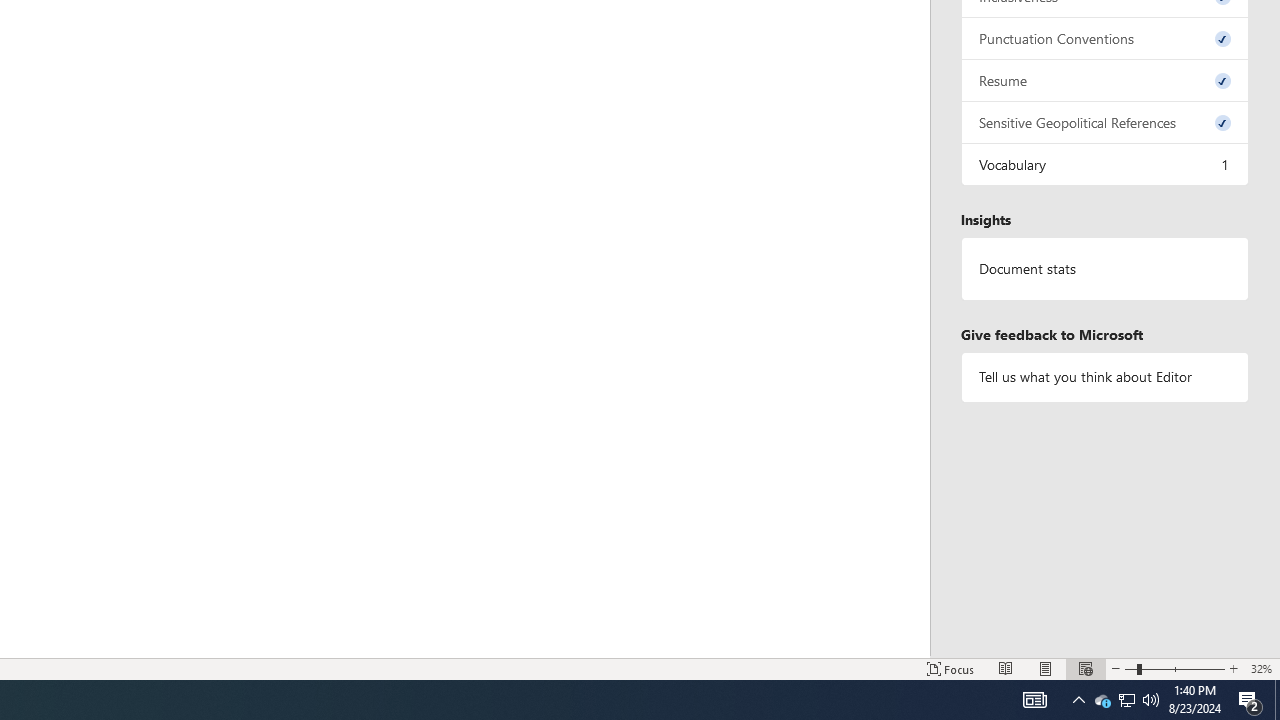  What do you see at coordinates (1045, 669) in the screenshot?
I see `'Print Layout'` at bounding box center [1045, 669].